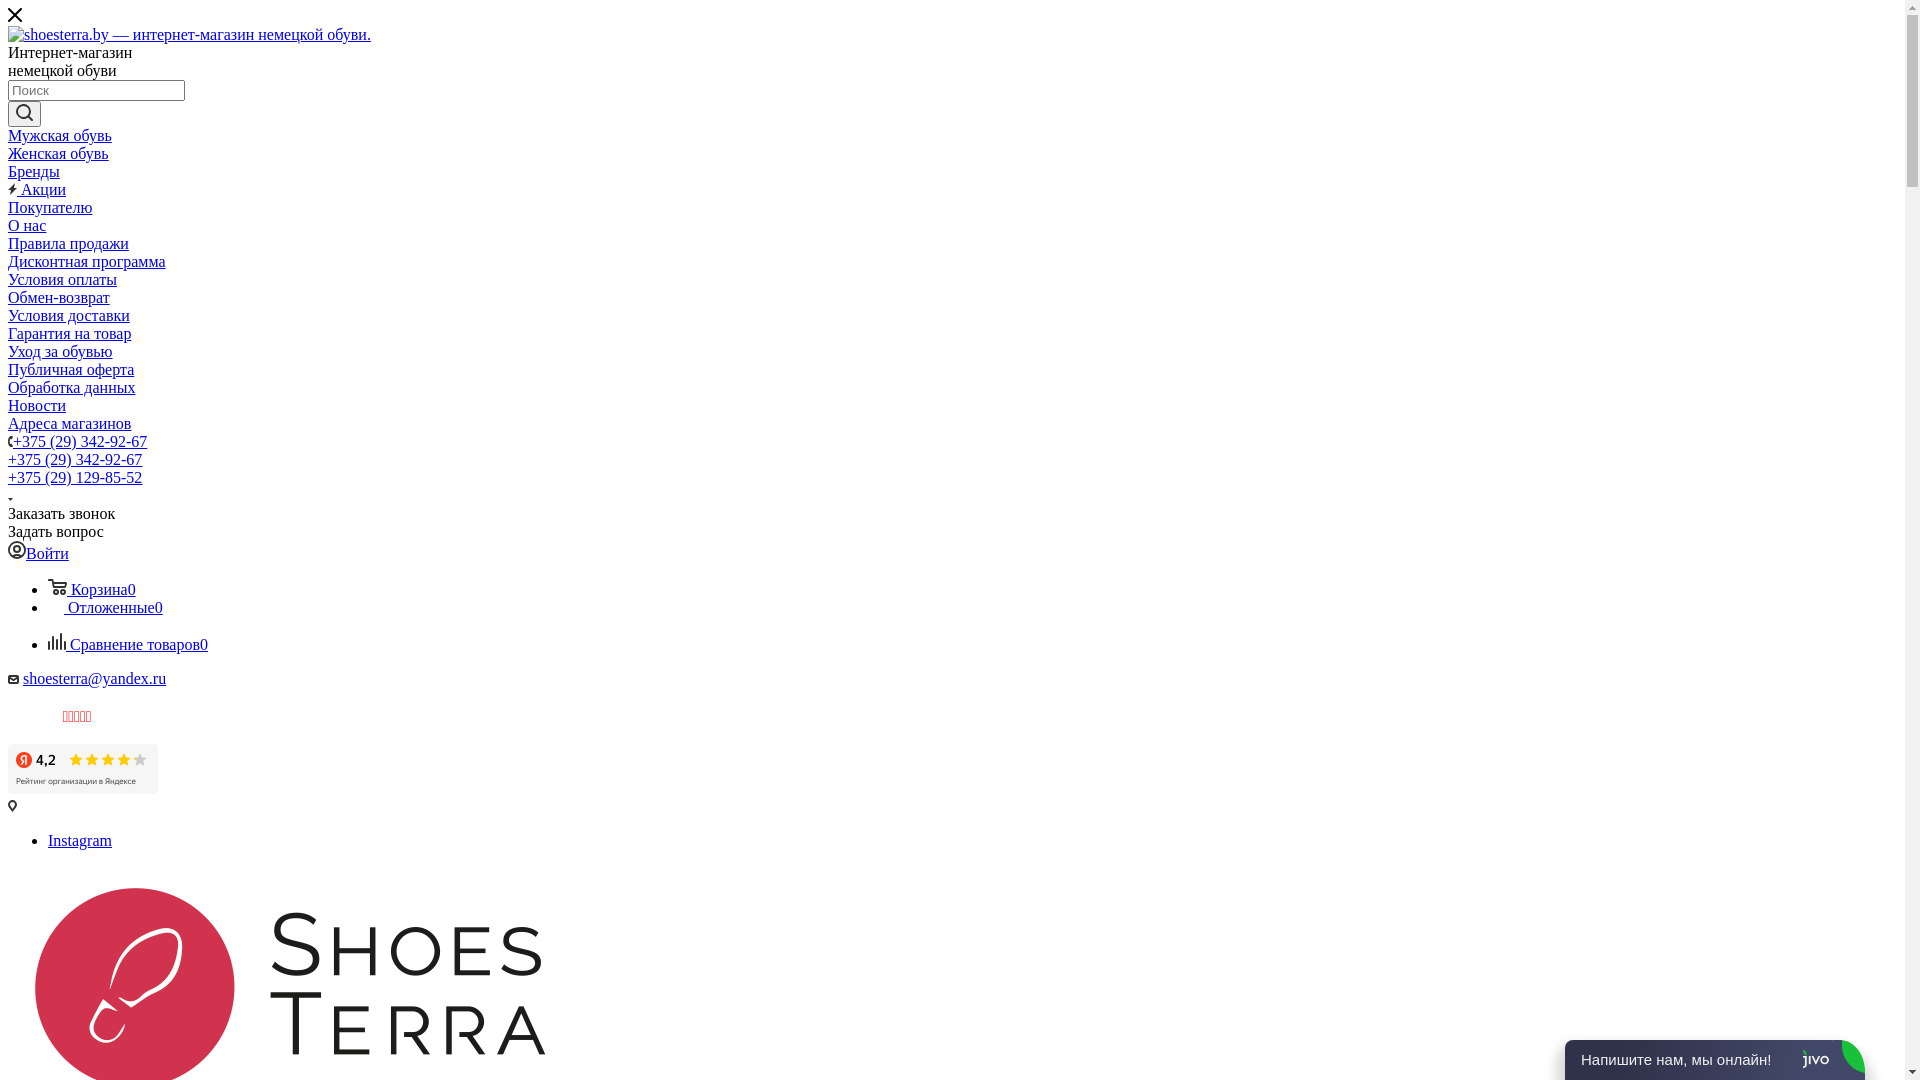  What do you see at coordinates (8, 477) in the screenshot?
I see `'+375 (29) 129-85-52'` at bounding box center [8, 477].